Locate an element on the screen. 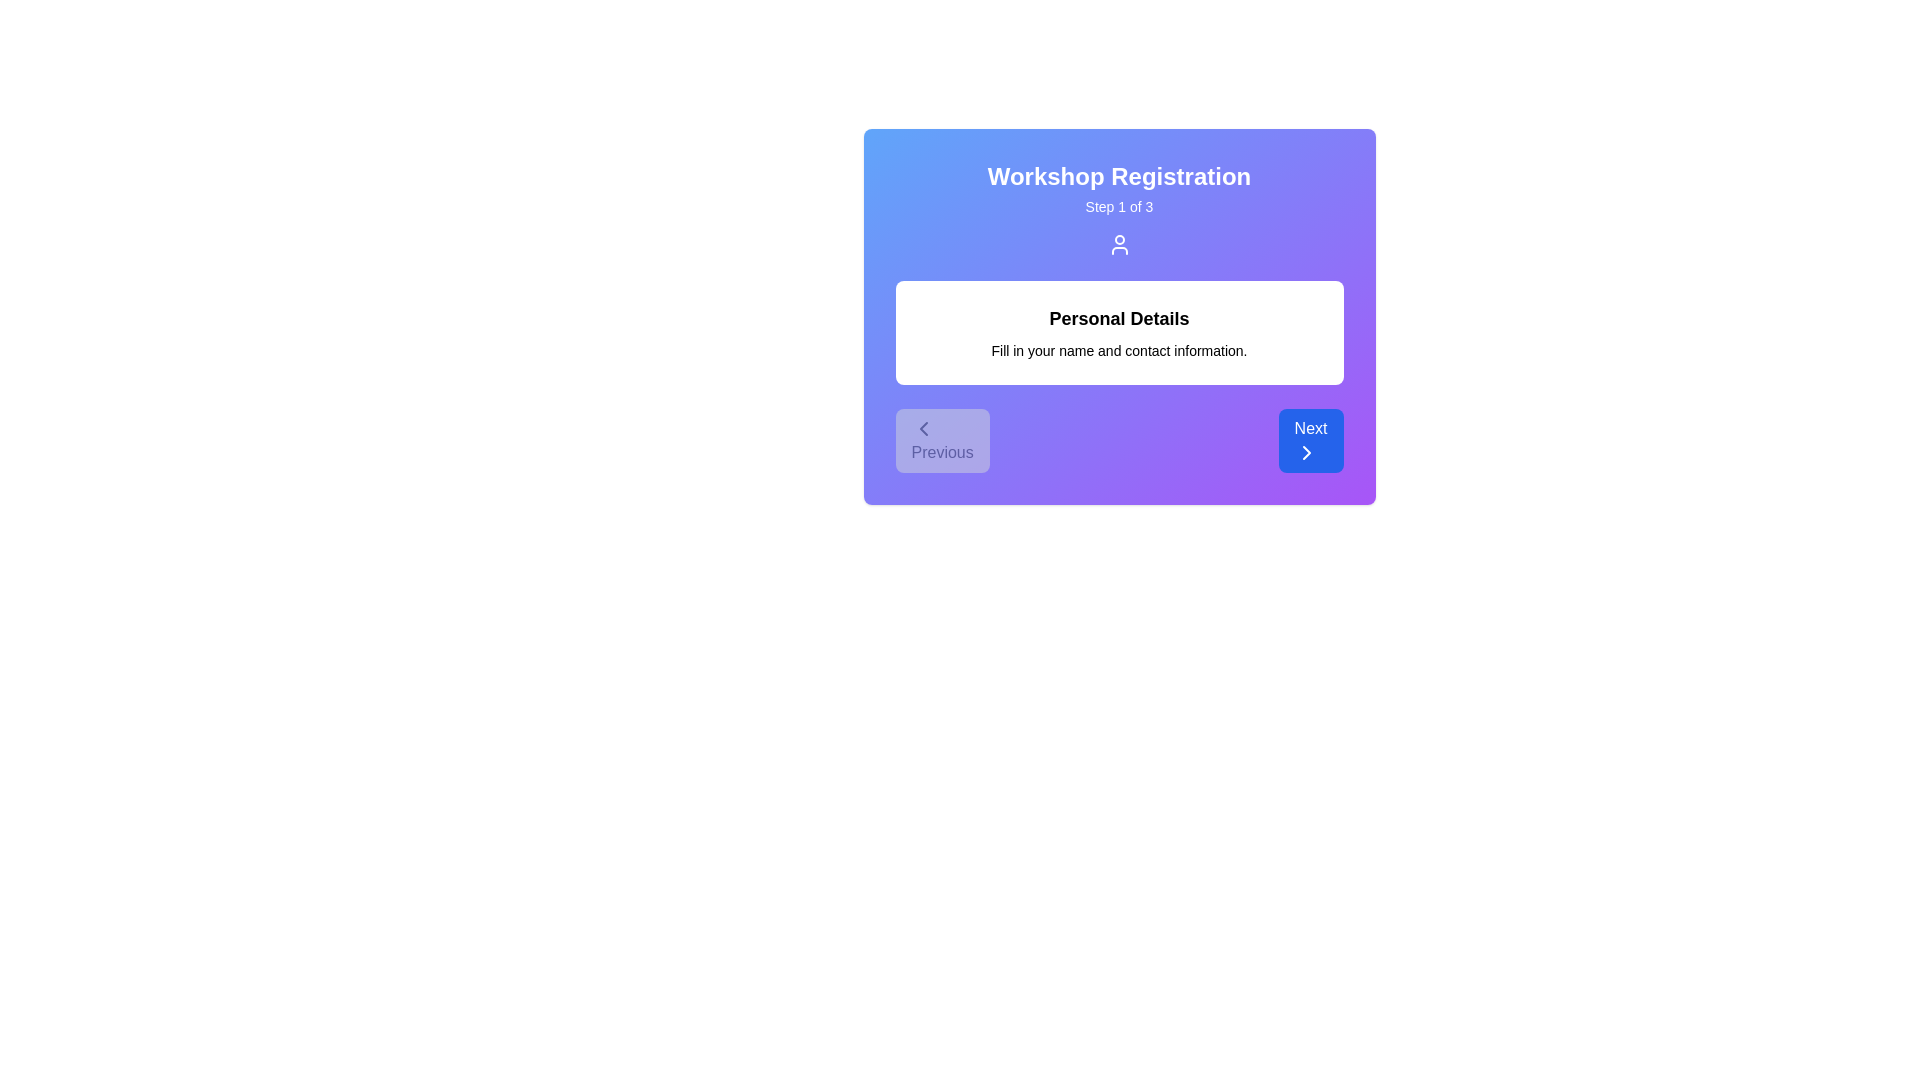 The width and height of the screenshot is (1920, 1080). the 'Previous' button located at the bottom-left corner of the workshop registration card, which allows navigation to the previous step in a multi-step process is located at coordinates (941, 439).